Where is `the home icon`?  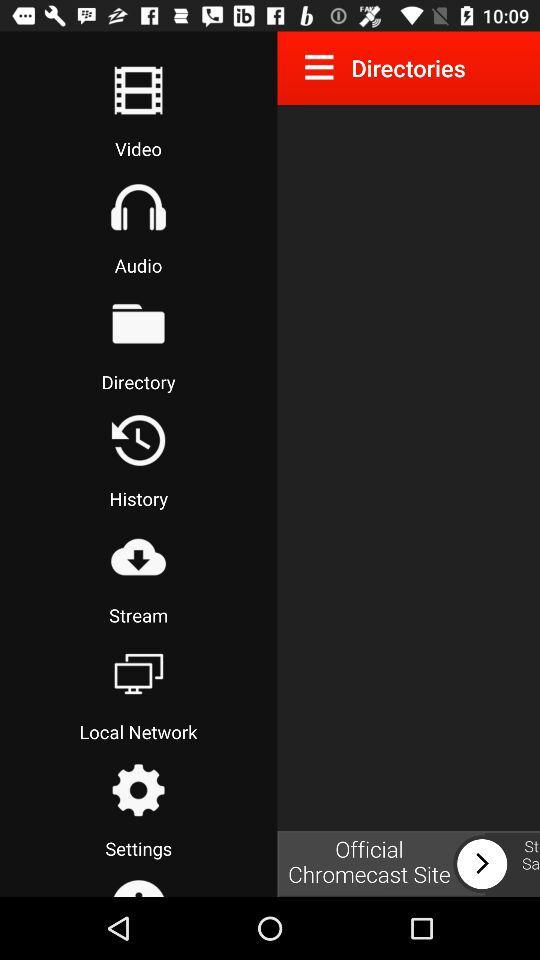 the home icon is located at coordinates (137, 207).